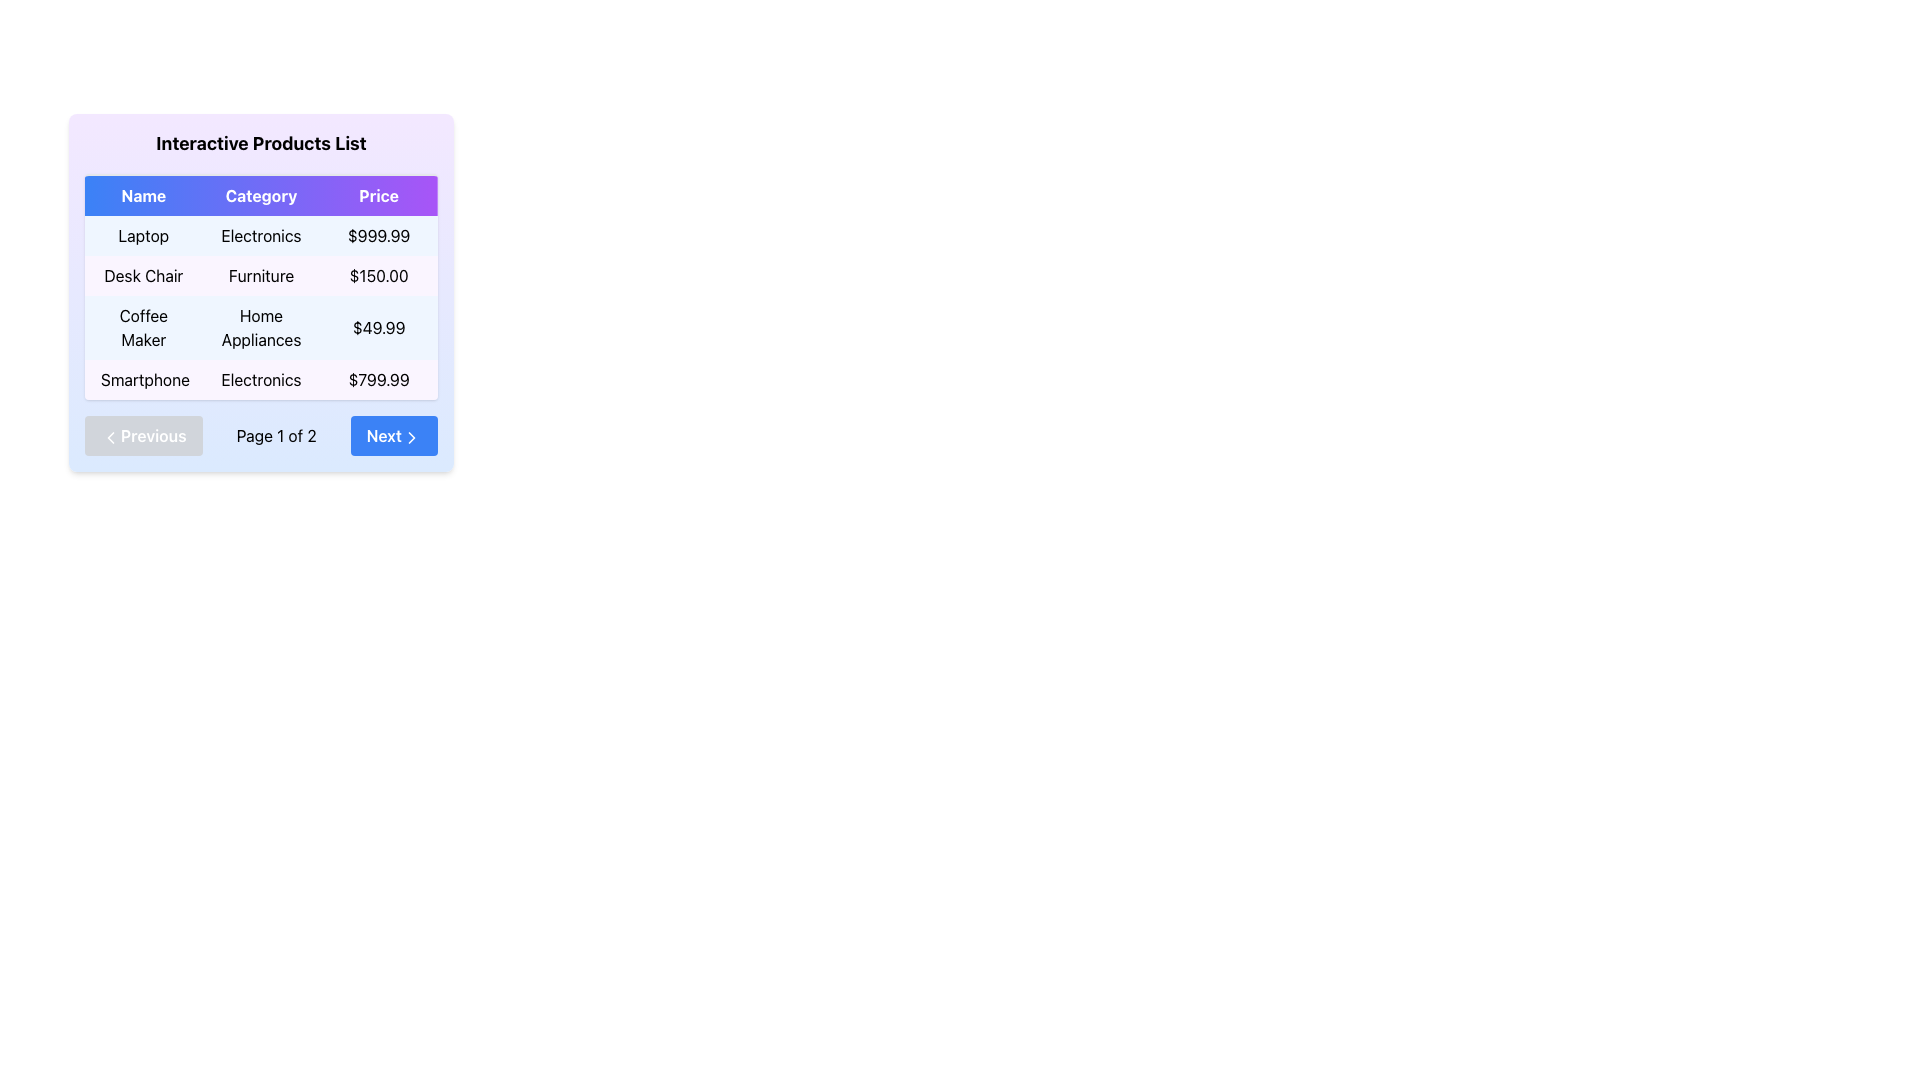 The image size is (1920, 1080). I want to click on the 'Laptop' category label in the first row of the table under the 'Electronics' category, so click(260, 234).